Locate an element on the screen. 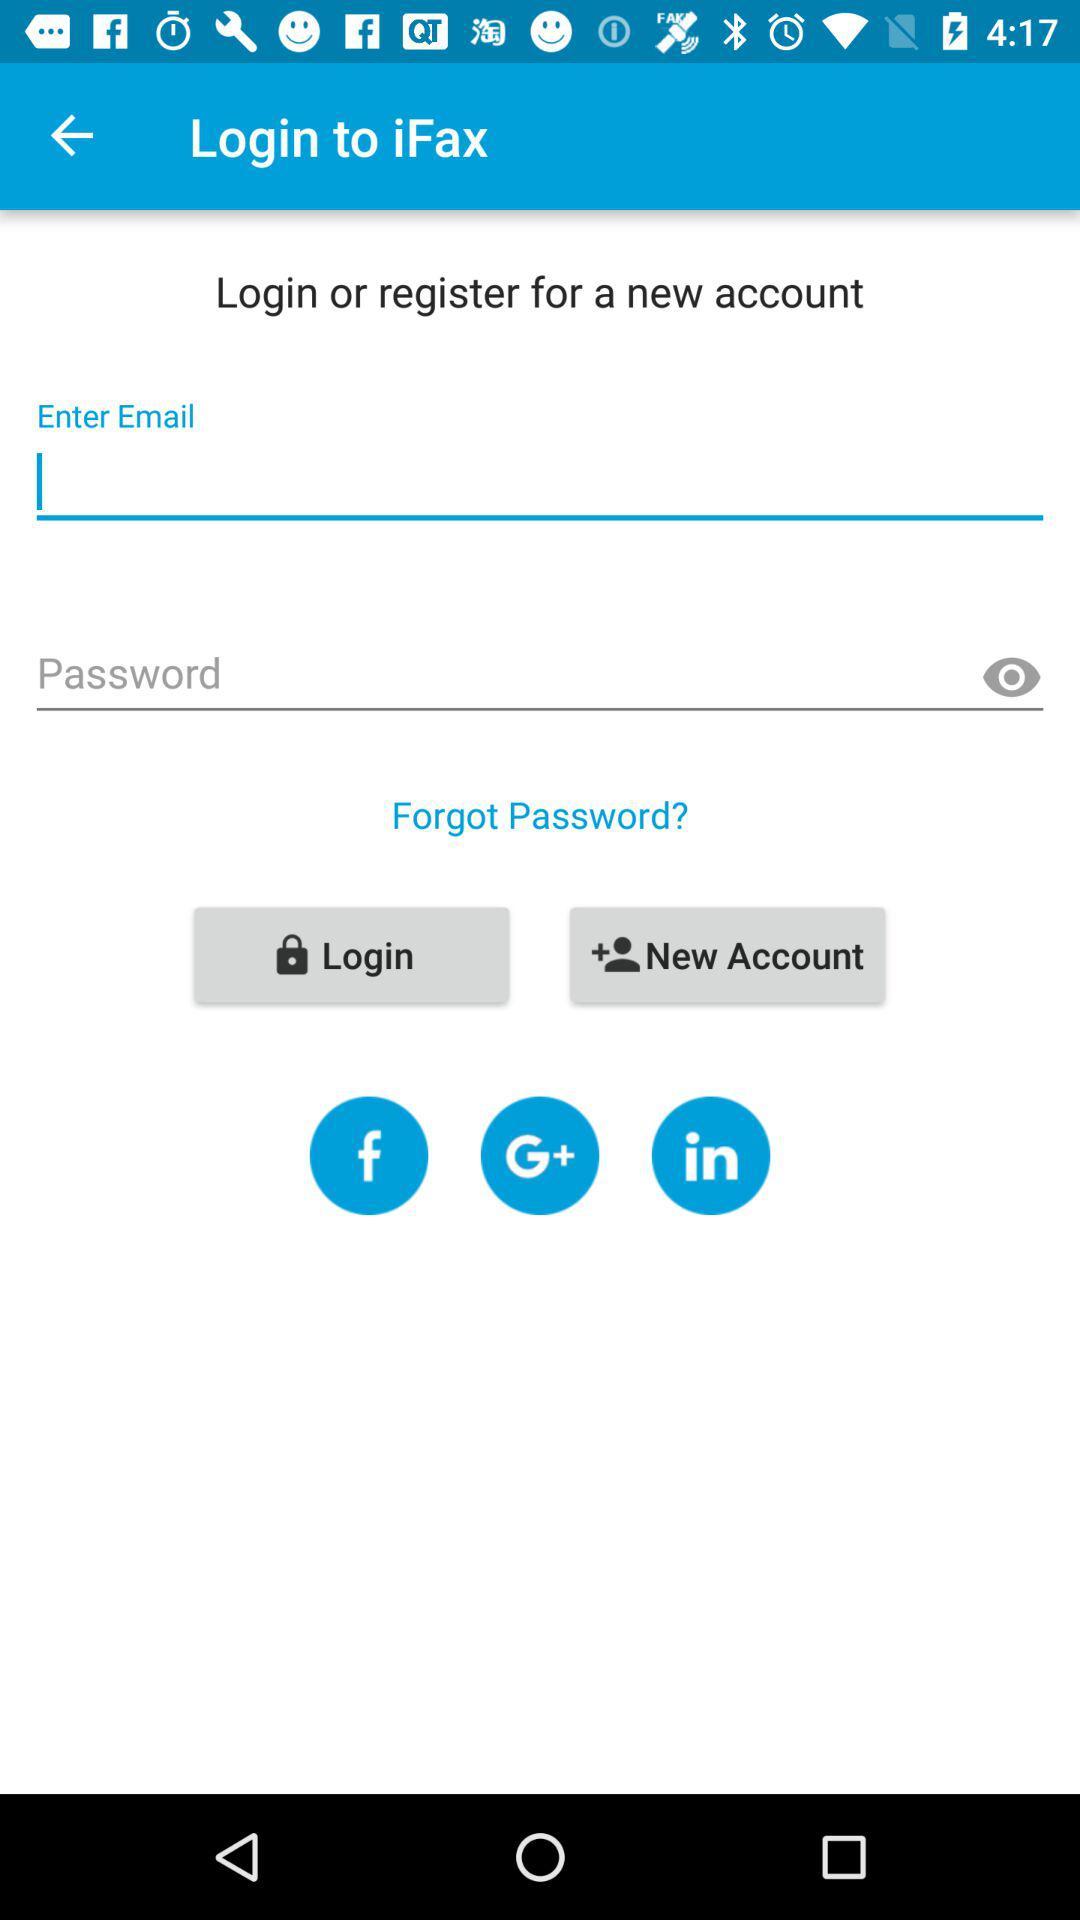  google plus button is located at coordinates (540, 1155).